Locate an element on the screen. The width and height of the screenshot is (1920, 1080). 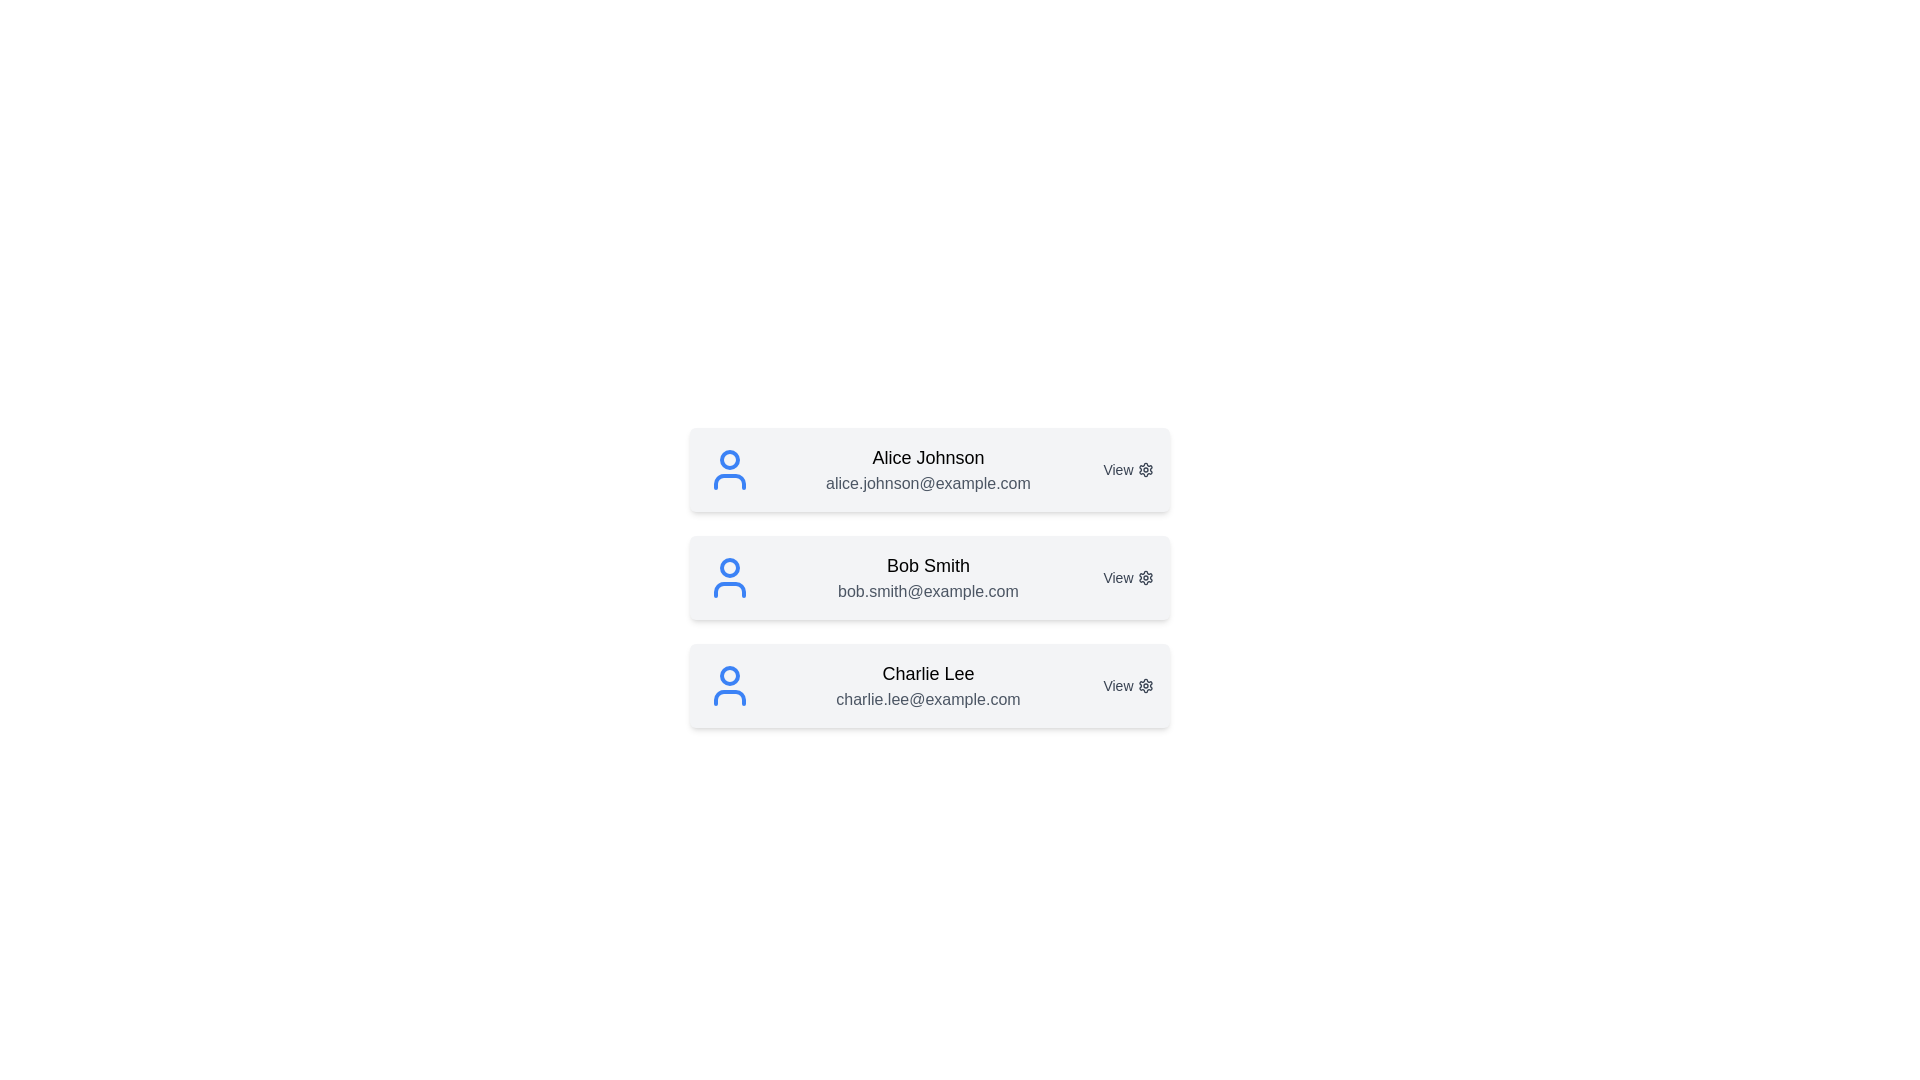
the text label displaying 'charlie.lee@example.com' which is styled in gray and positioned below 'Charlie Lee' within the contact card is located at coordinates (927, 698).